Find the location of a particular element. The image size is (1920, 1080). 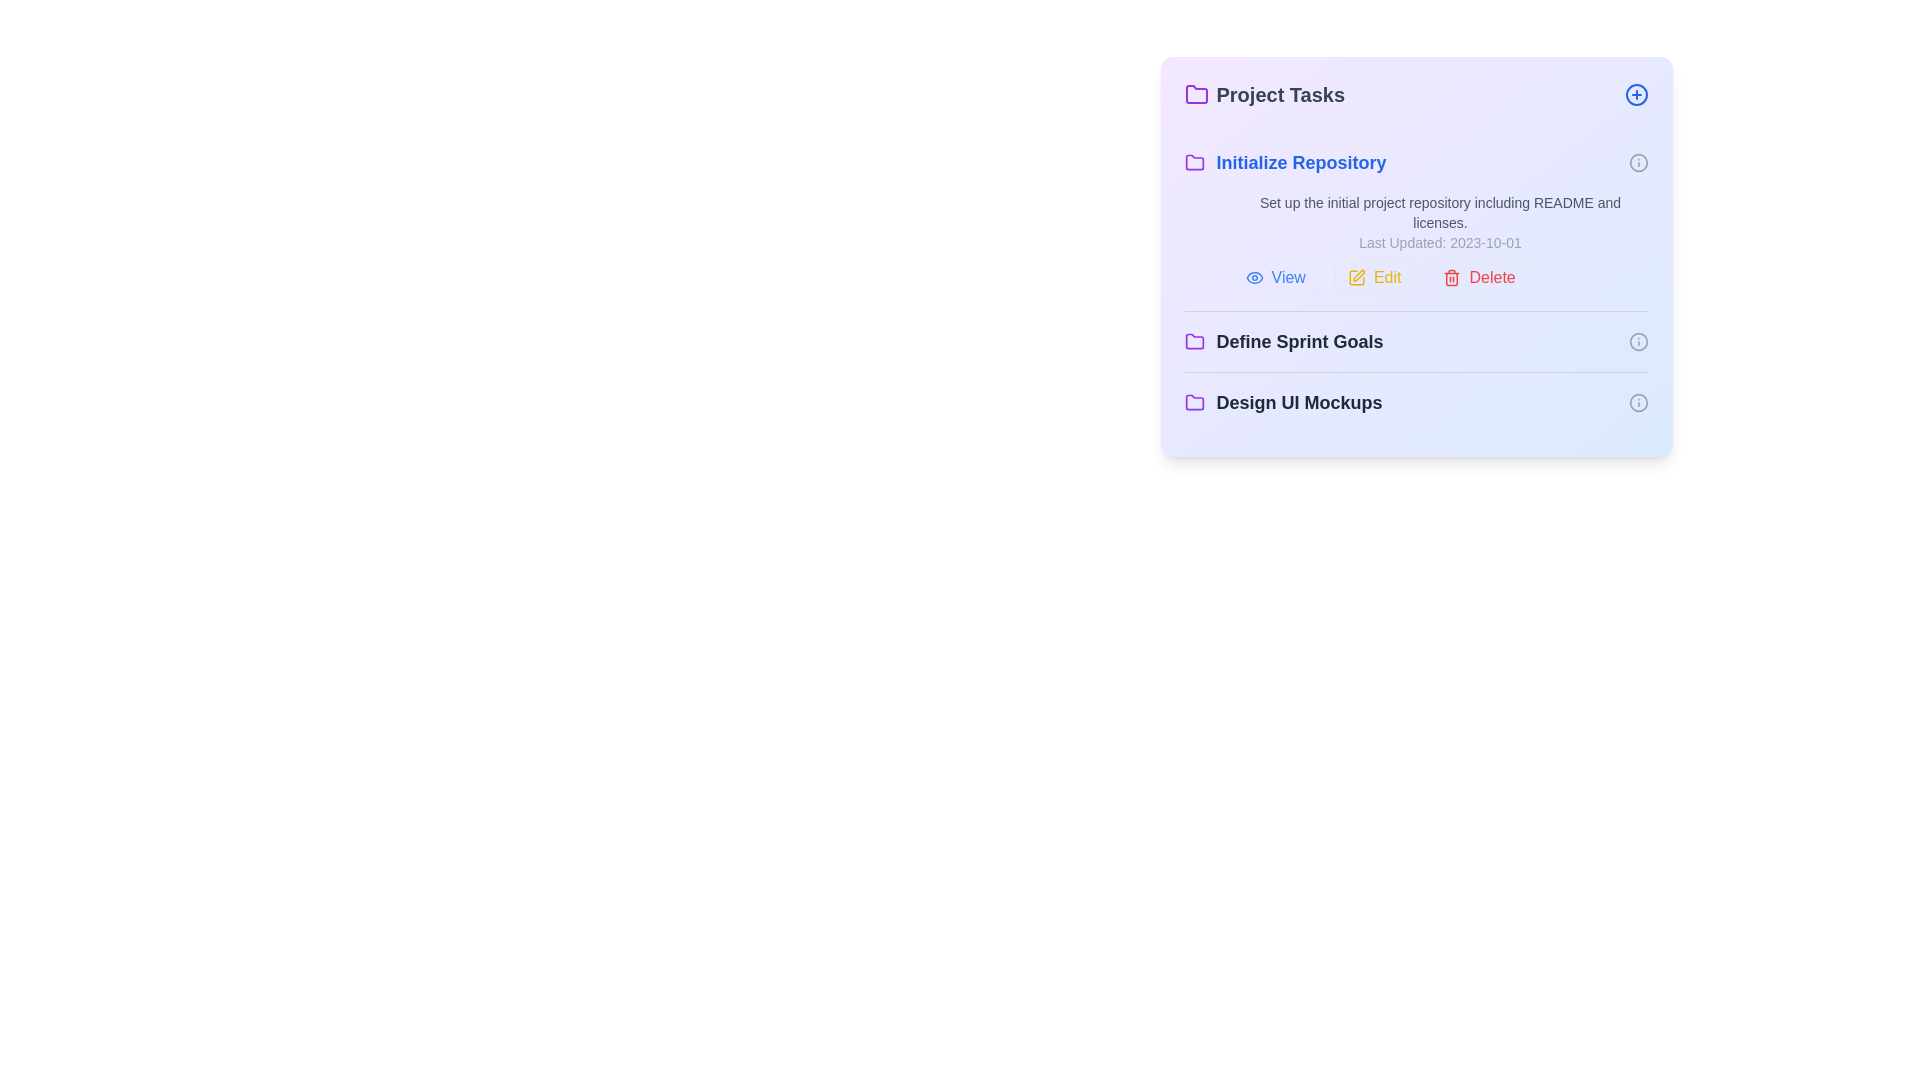

the list item labeled 'Design UI Mockups' is located at coordinates (1415, 402).